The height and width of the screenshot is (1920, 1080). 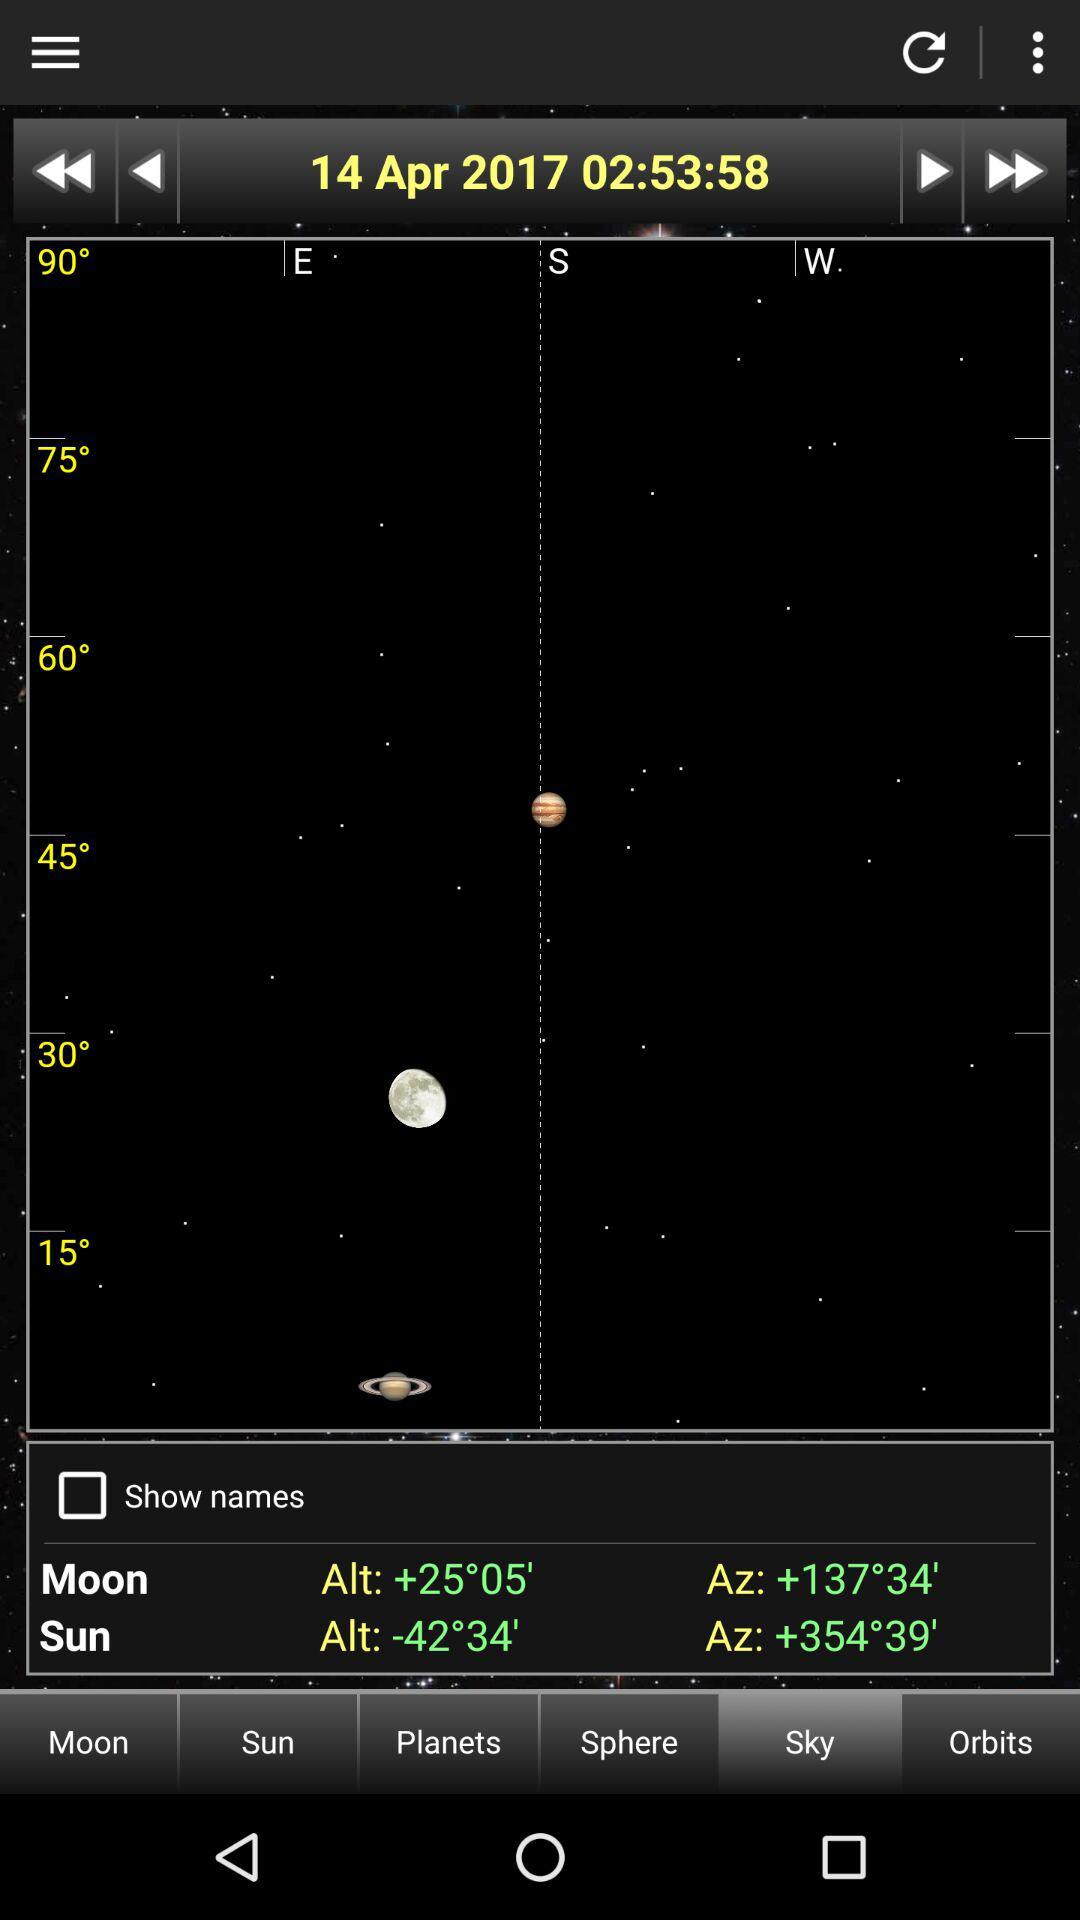 I want to click on go back, so click(x=146, y=171).